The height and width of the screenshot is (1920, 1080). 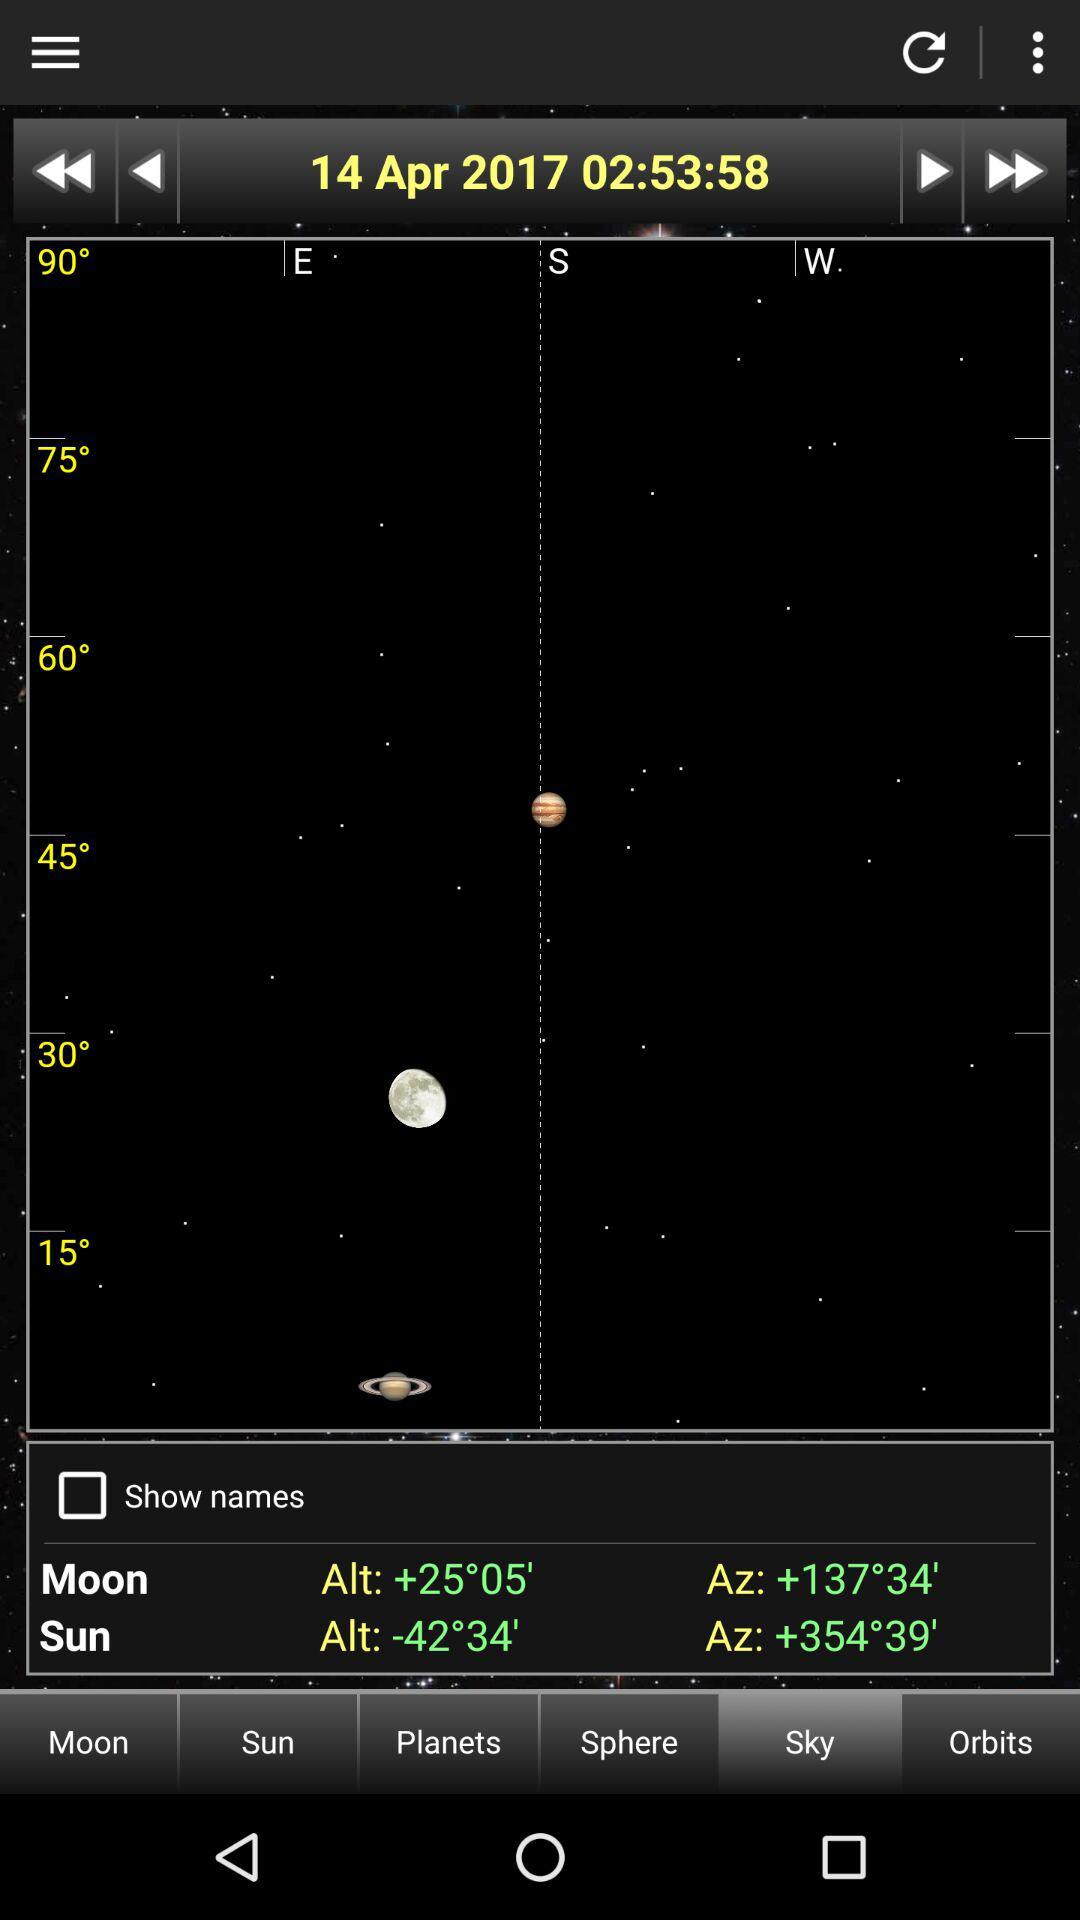 I want to click on go back, so click(x=146, y=171).